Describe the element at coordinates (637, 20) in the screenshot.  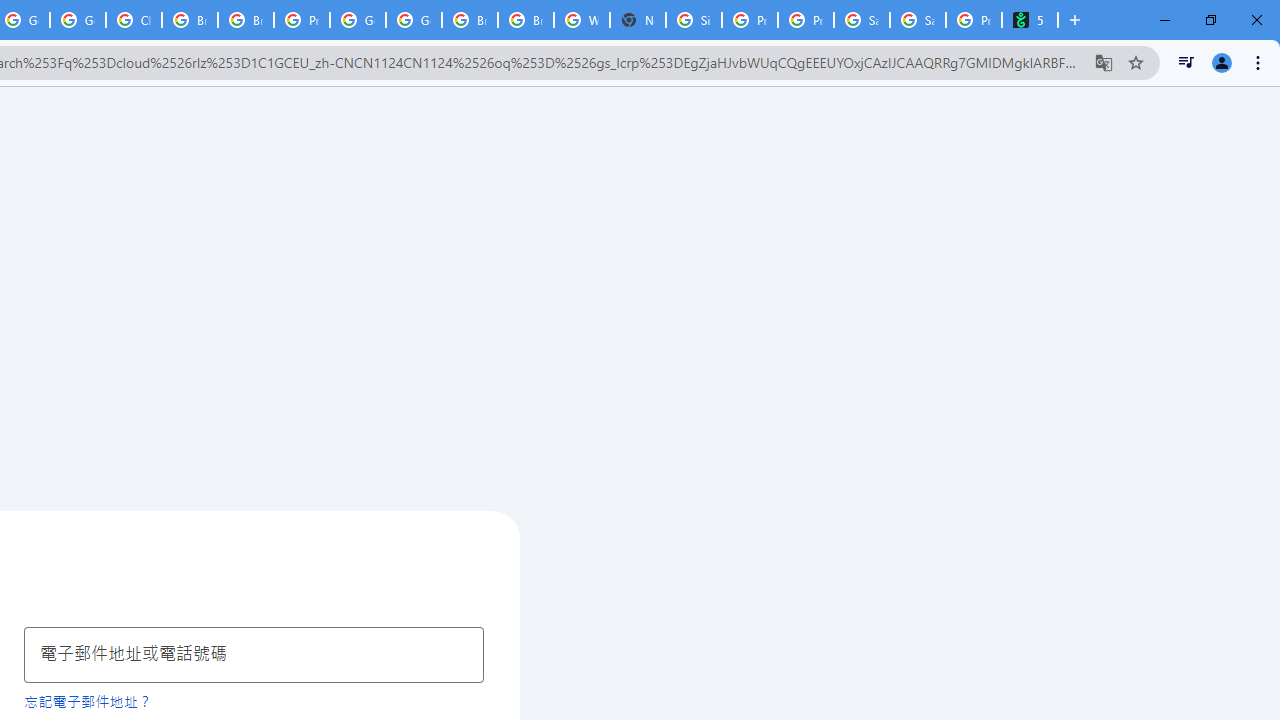
I see `'New Tab'` at that location.